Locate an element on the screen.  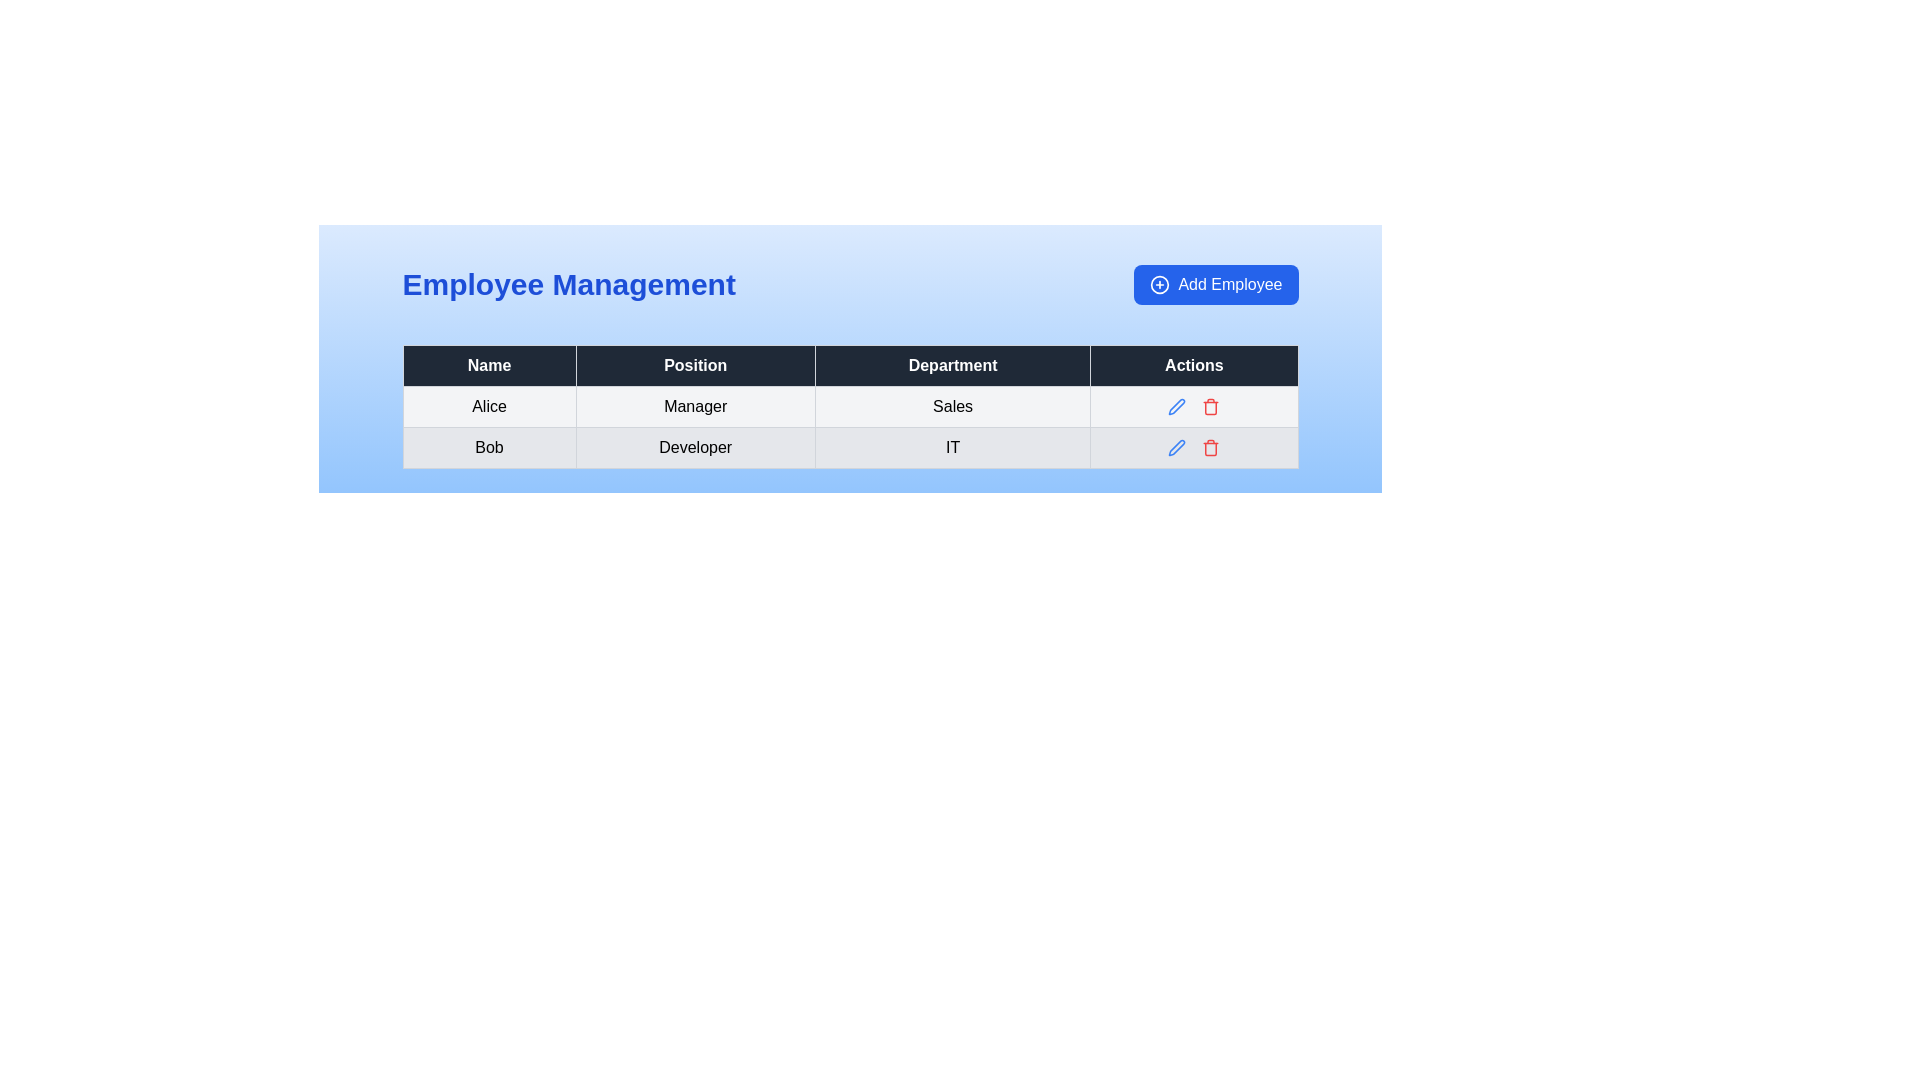
the circular '+' icon located on the left side of the 'Add Employee' button in the top-right blue section above the table is located at coordinates (1160, 285).